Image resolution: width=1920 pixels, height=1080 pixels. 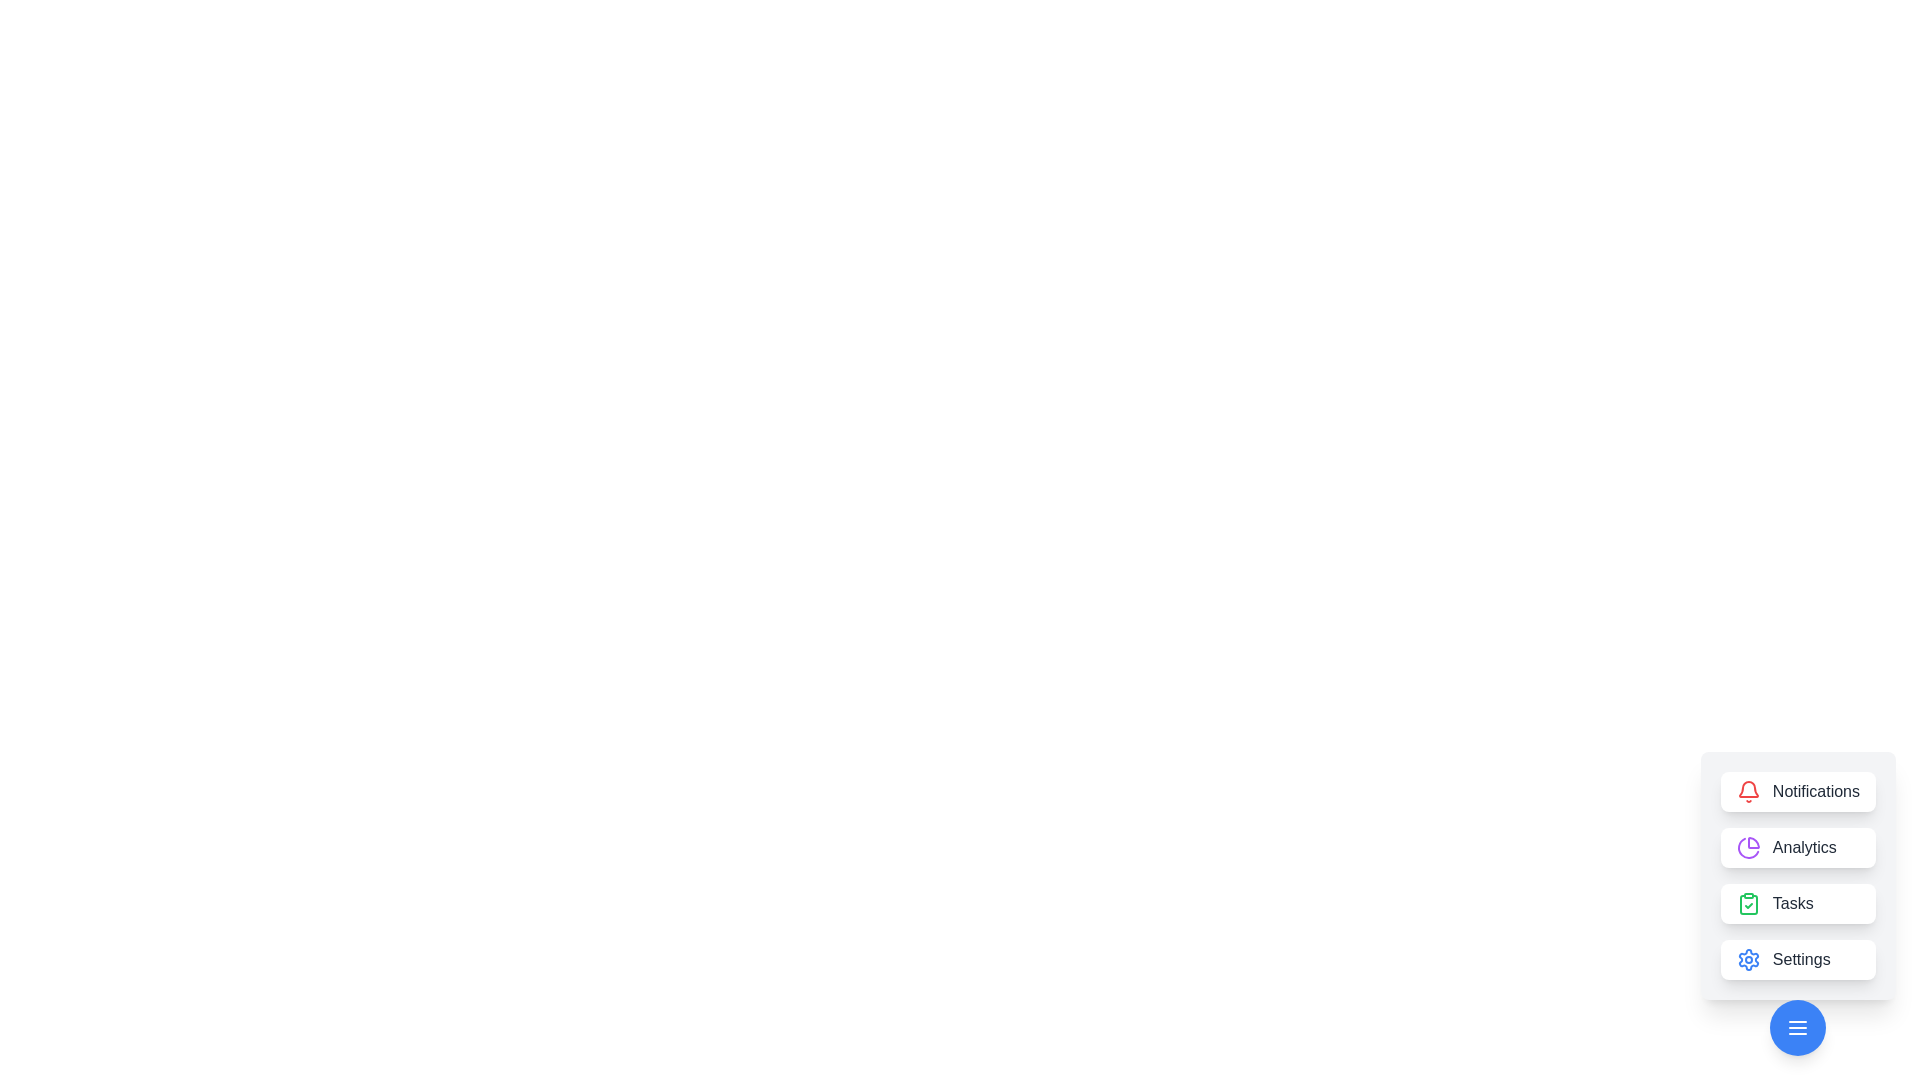 I want to click on blue button to toggle the visibility of the speed dial menu, so click(x=1798, y=1028).